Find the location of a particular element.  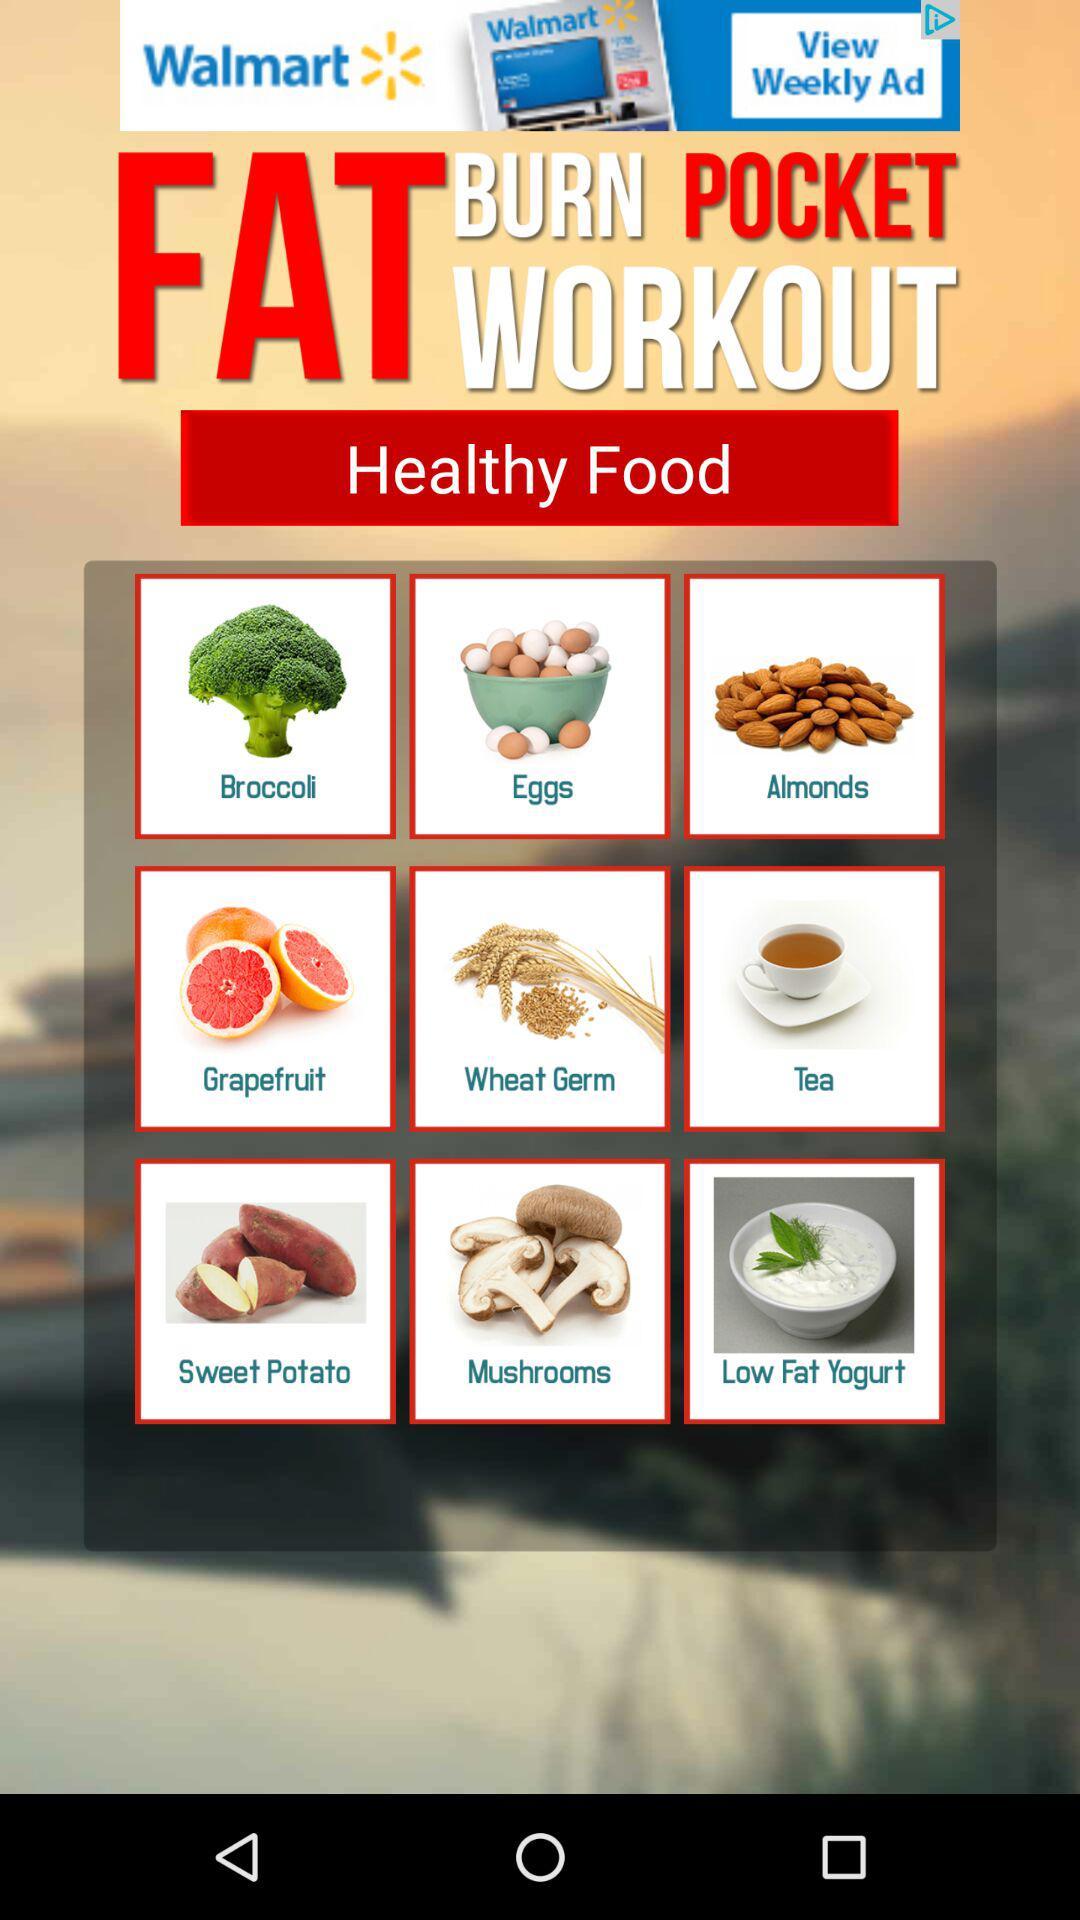

click advertisement is located at coordinates (540, 65).